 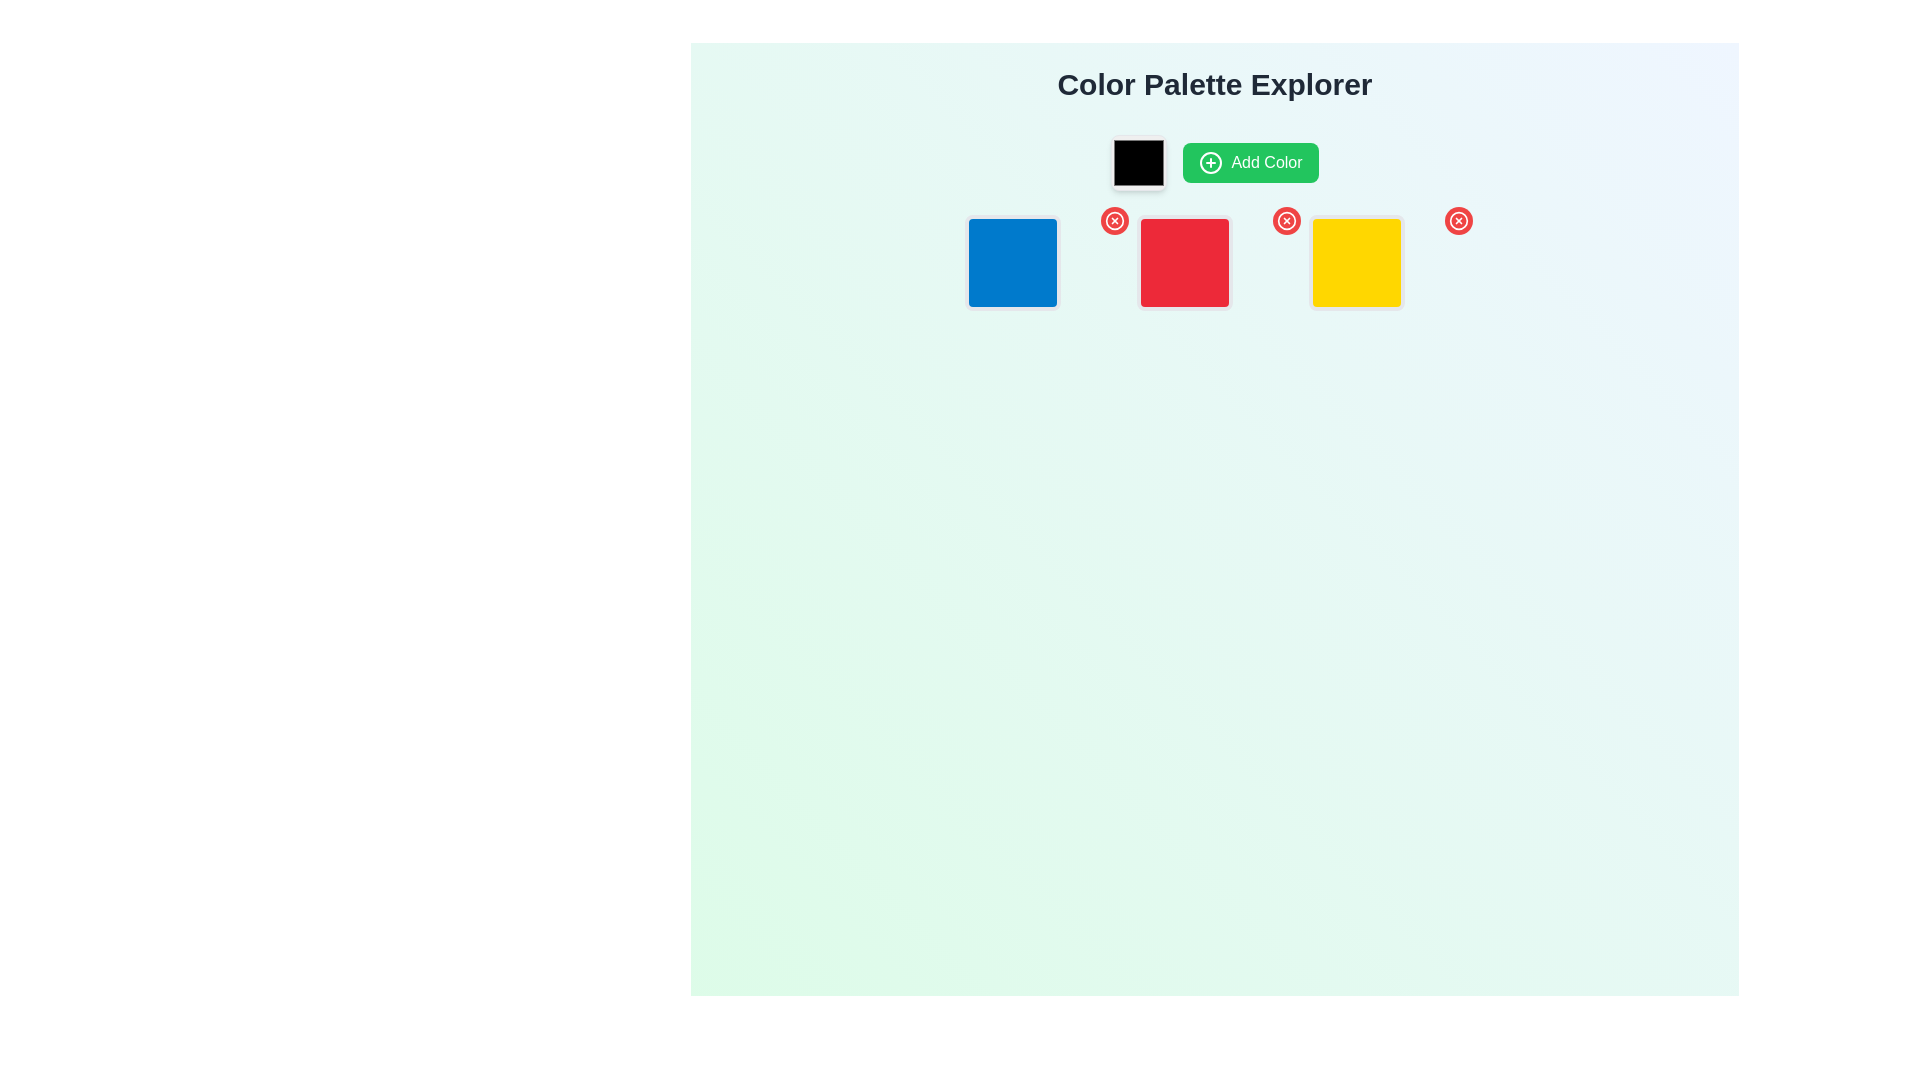 I want to click on the small circular button with a red background and white cross icon located at the top-right corner of a red square box, so click(x=1286, y=220).